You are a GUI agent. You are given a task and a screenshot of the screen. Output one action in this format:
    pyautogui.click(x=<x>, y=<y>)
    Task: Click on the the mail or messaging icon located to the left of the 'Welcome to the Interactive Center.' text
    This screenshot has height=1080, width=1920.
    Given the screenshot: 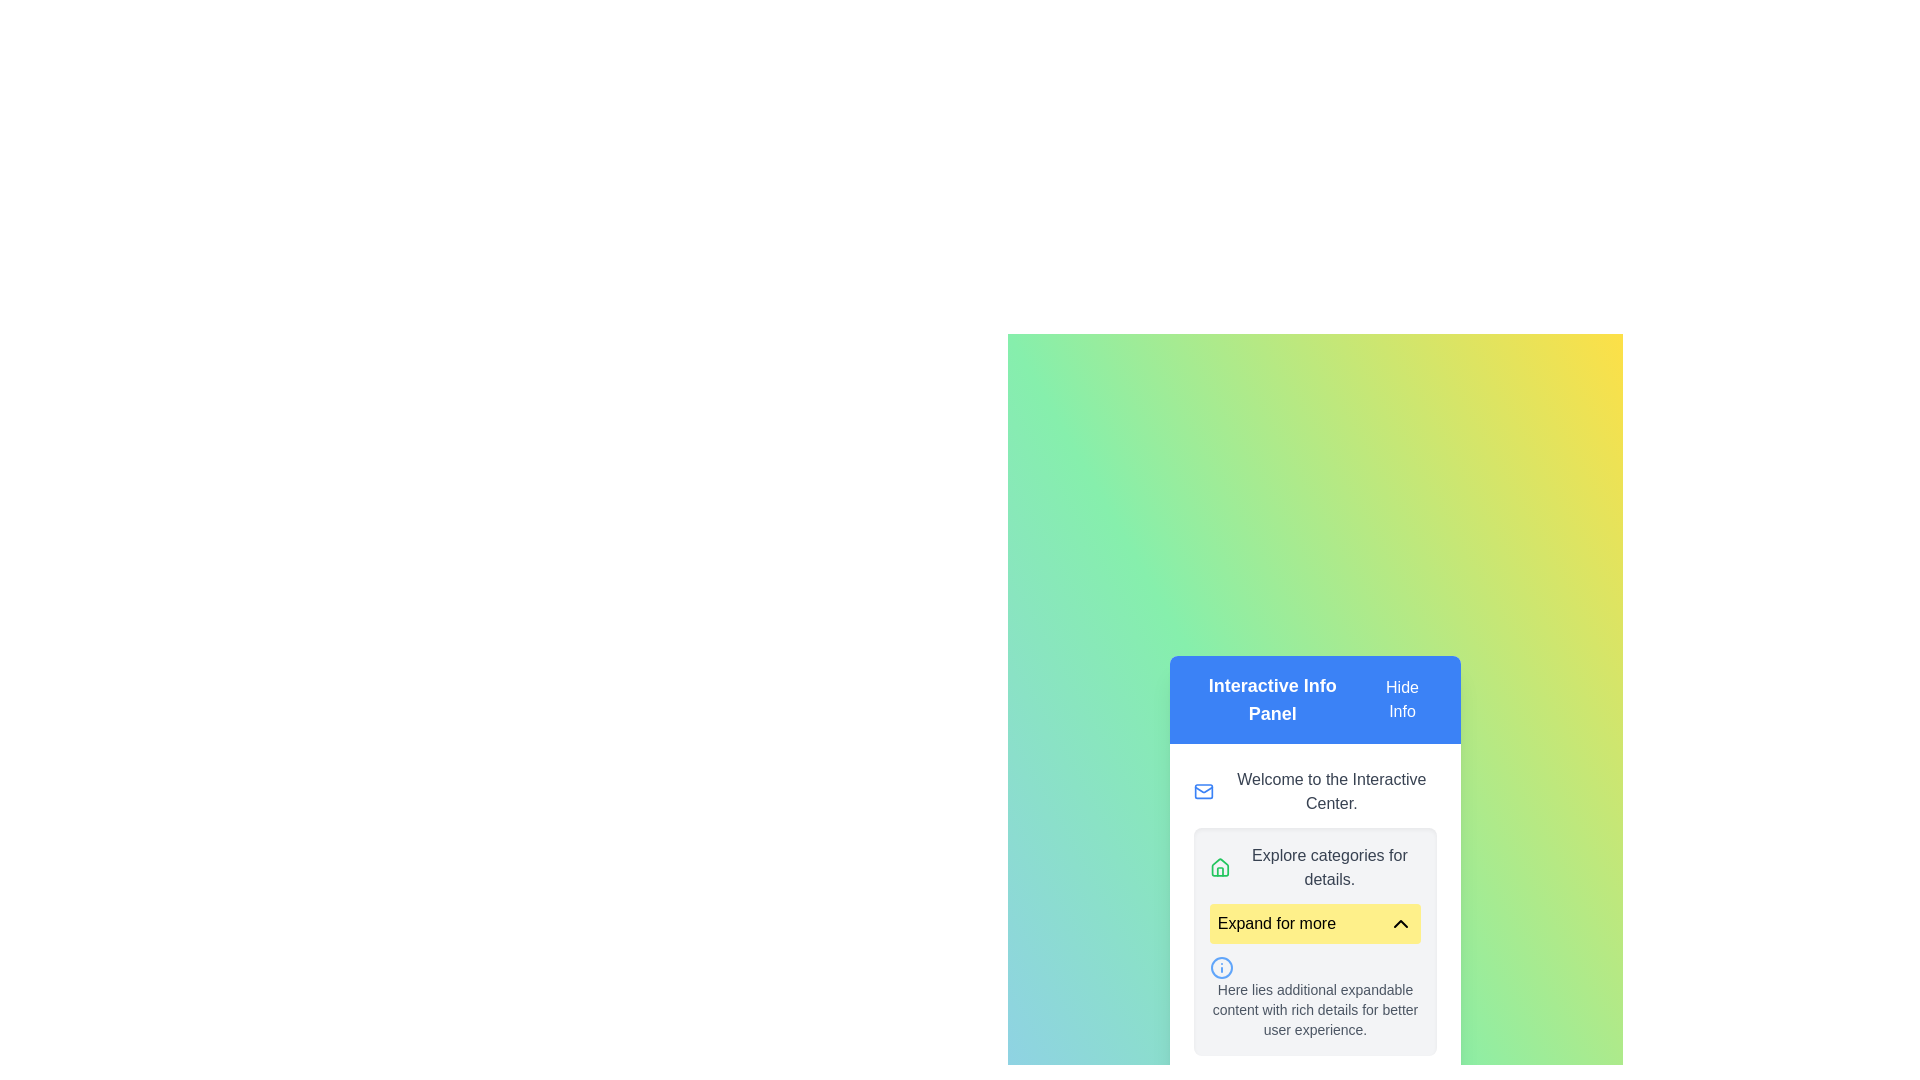 What is the action you would take?
    pyautogui.click(x=1203, y=790)
    